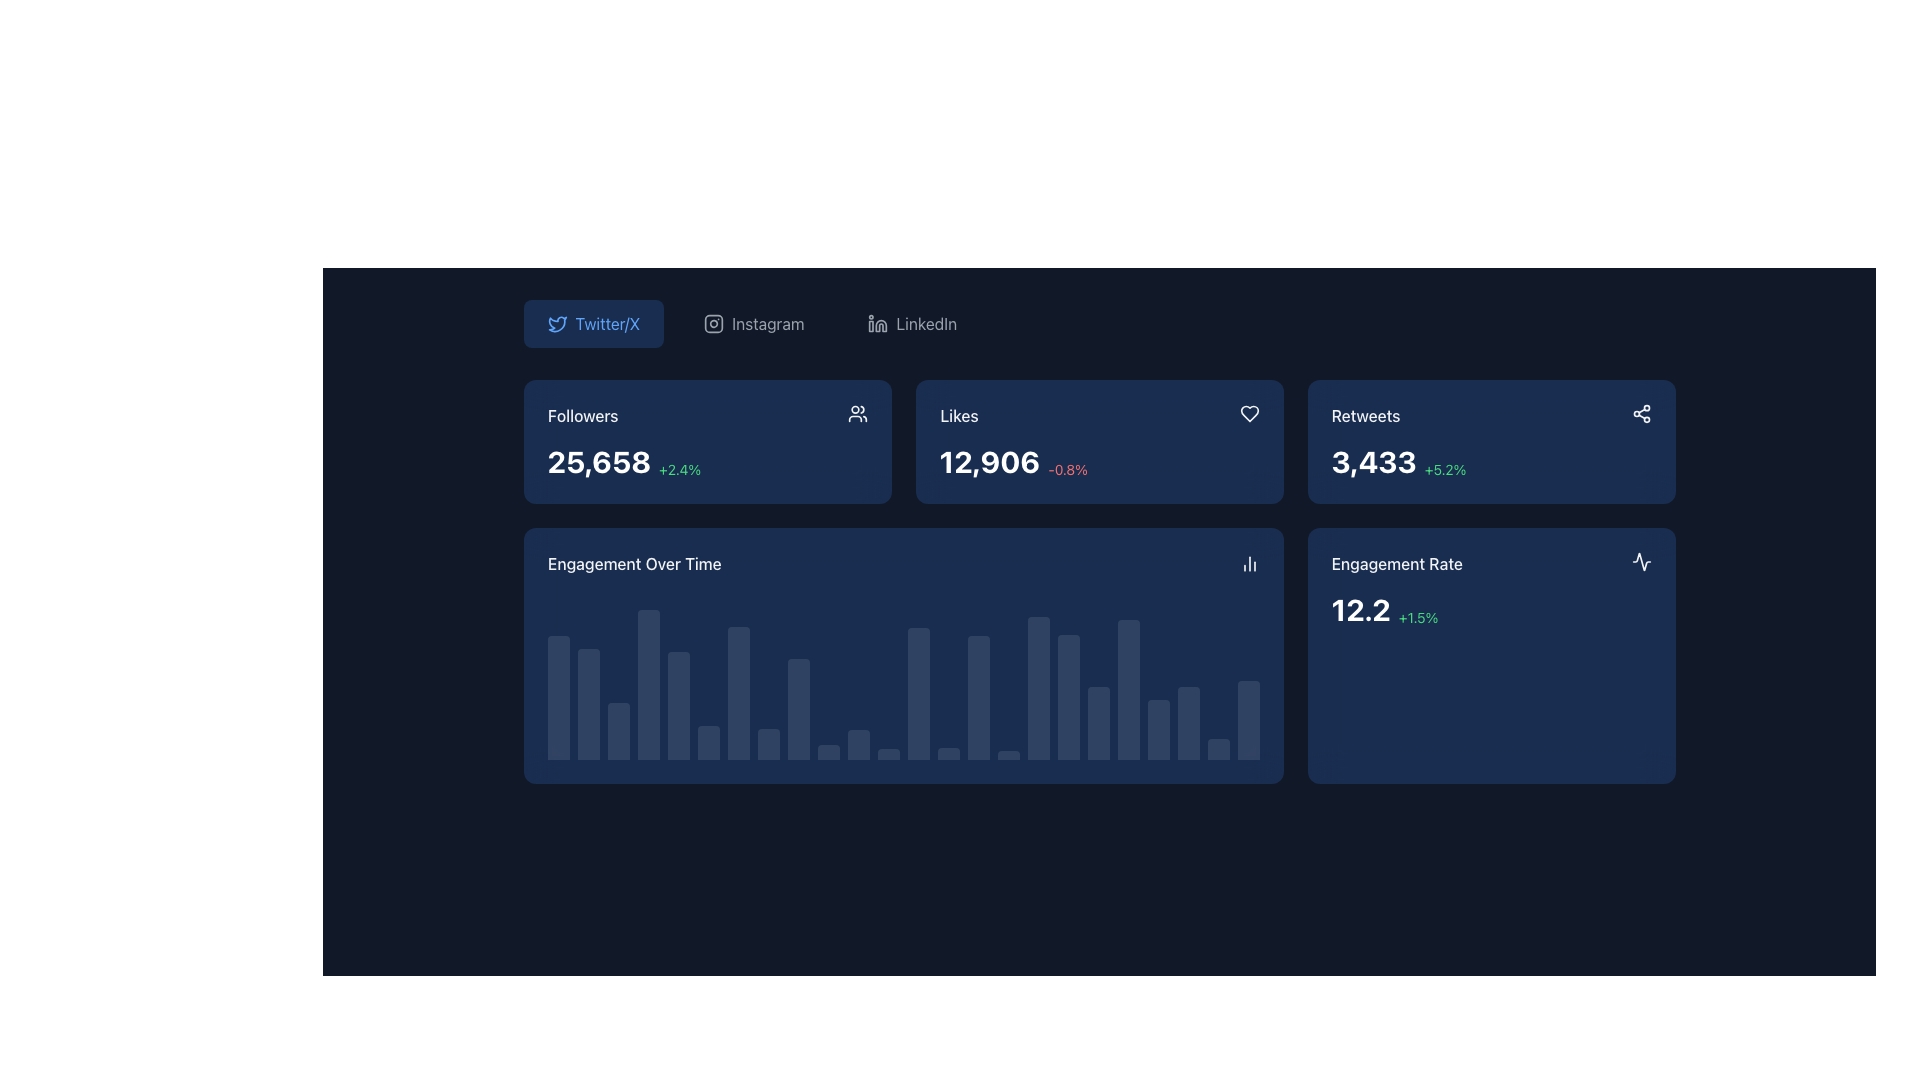  Describe the element at coordinates (767, 744) in the screenshot. I see `the eighth bar in the 'Engagement Over Time' chart that represents data related to engagement metrics` at that location.